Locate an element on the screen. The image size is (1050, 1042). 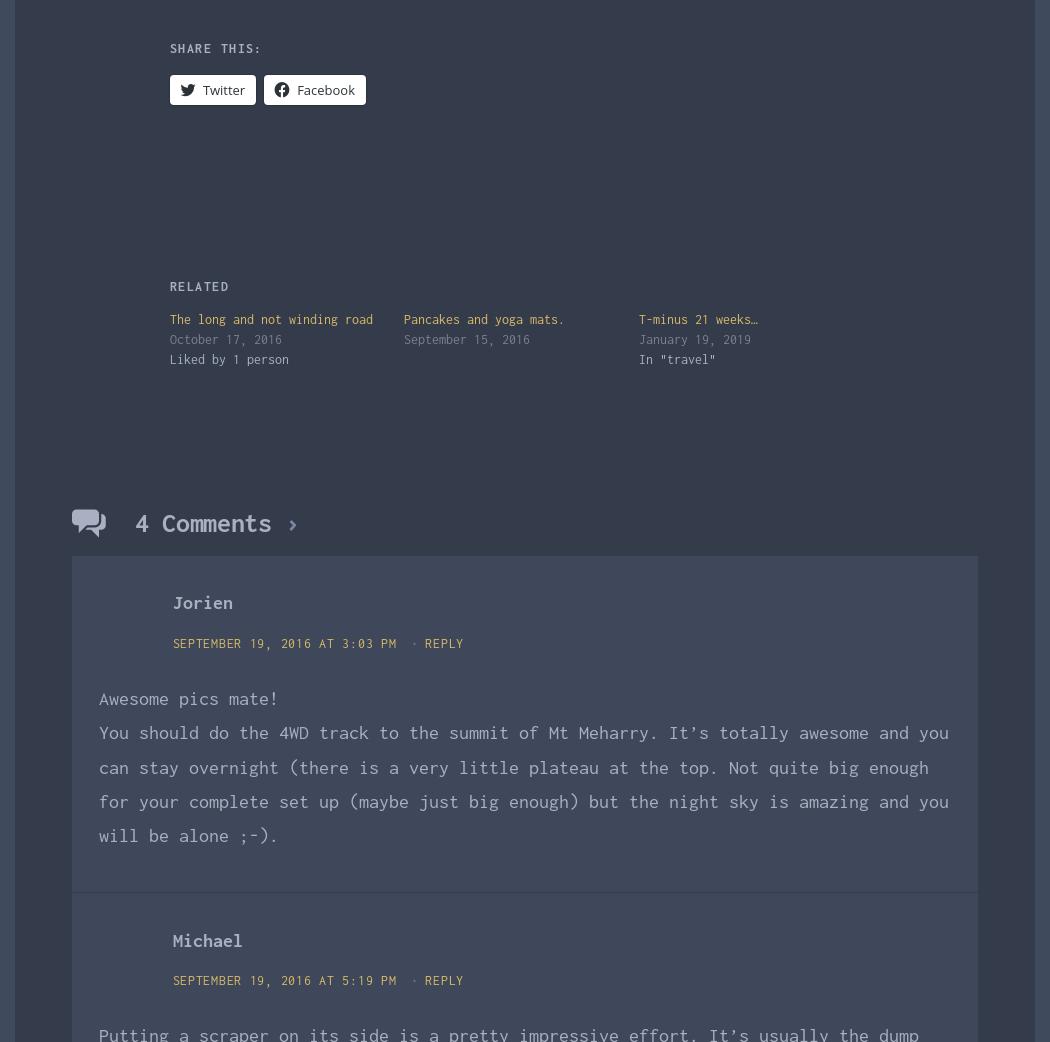
'September 19, 2016 at 5:19 pm' is located at coordinates (287, 980).